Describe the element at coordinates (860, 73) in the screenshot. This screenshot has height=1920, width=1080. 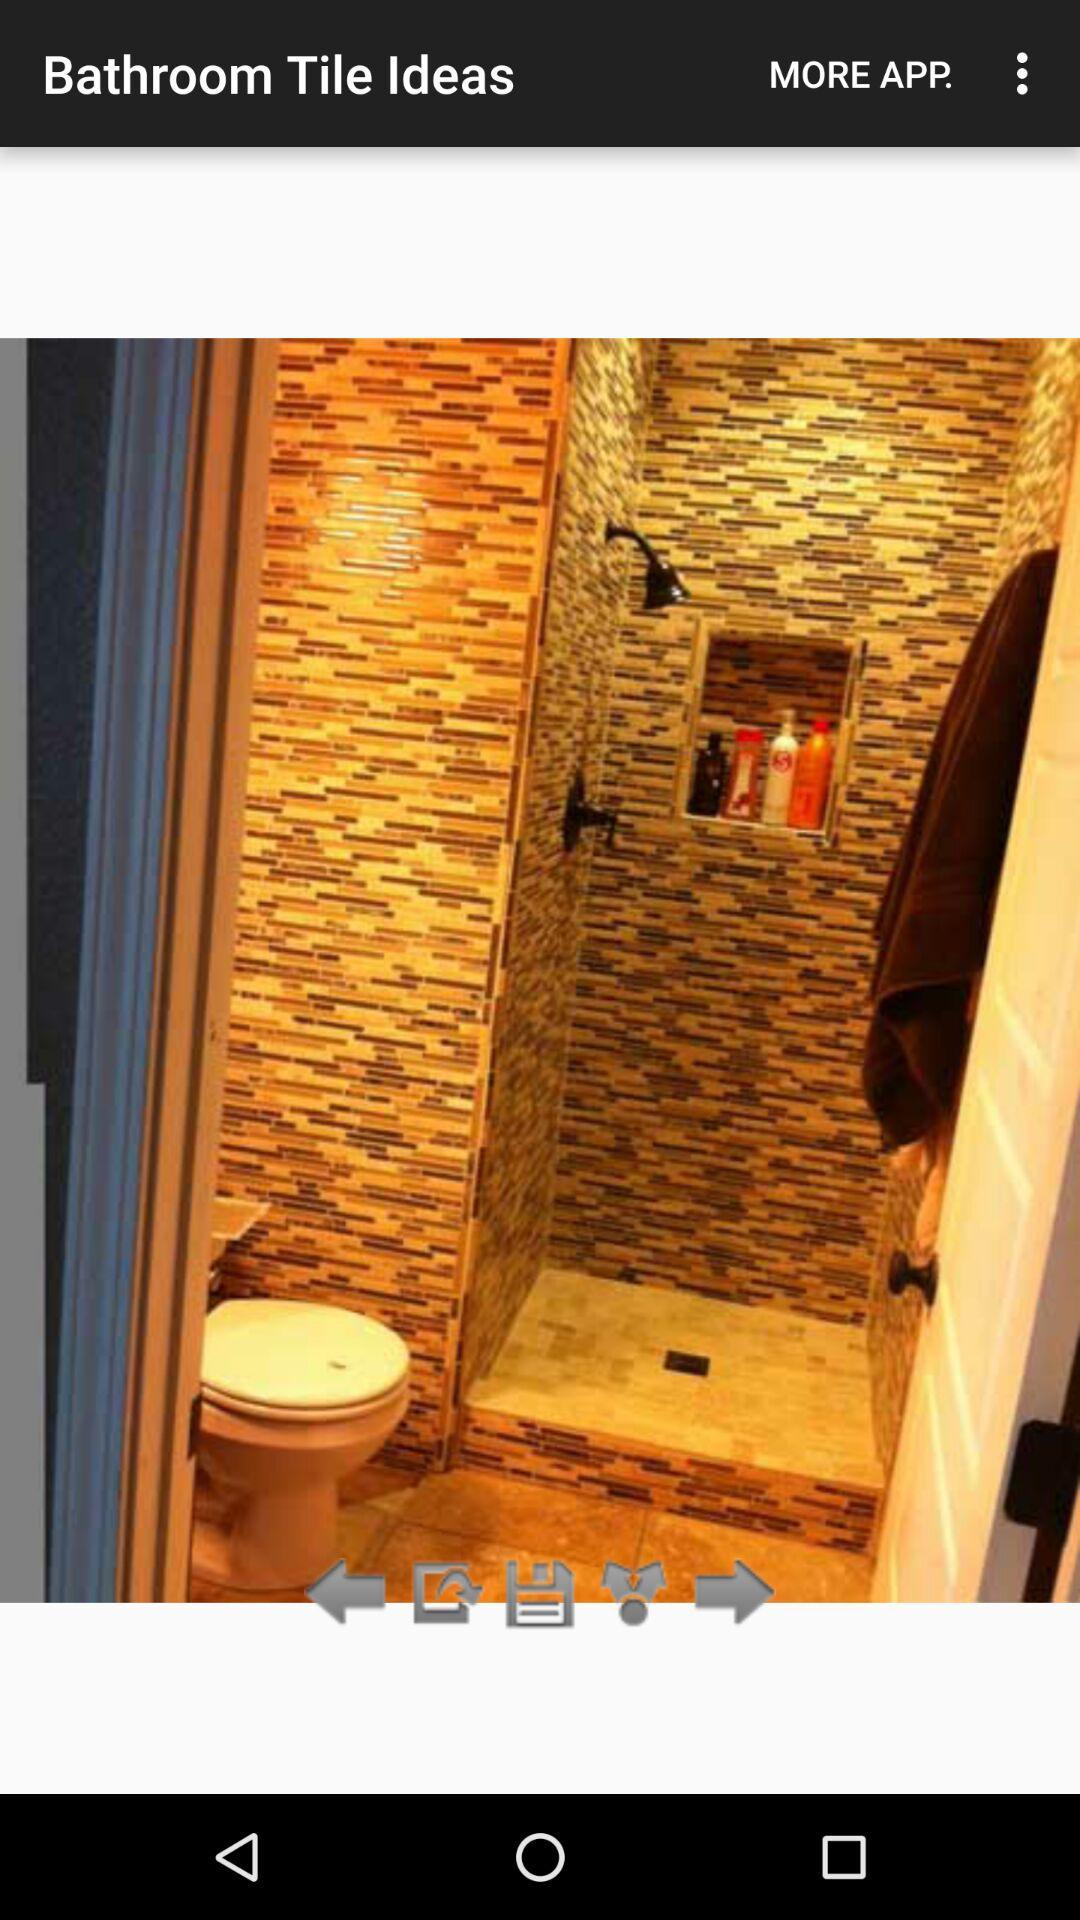
I see `icon to the right of the bathroom tile ideas app` at that location.